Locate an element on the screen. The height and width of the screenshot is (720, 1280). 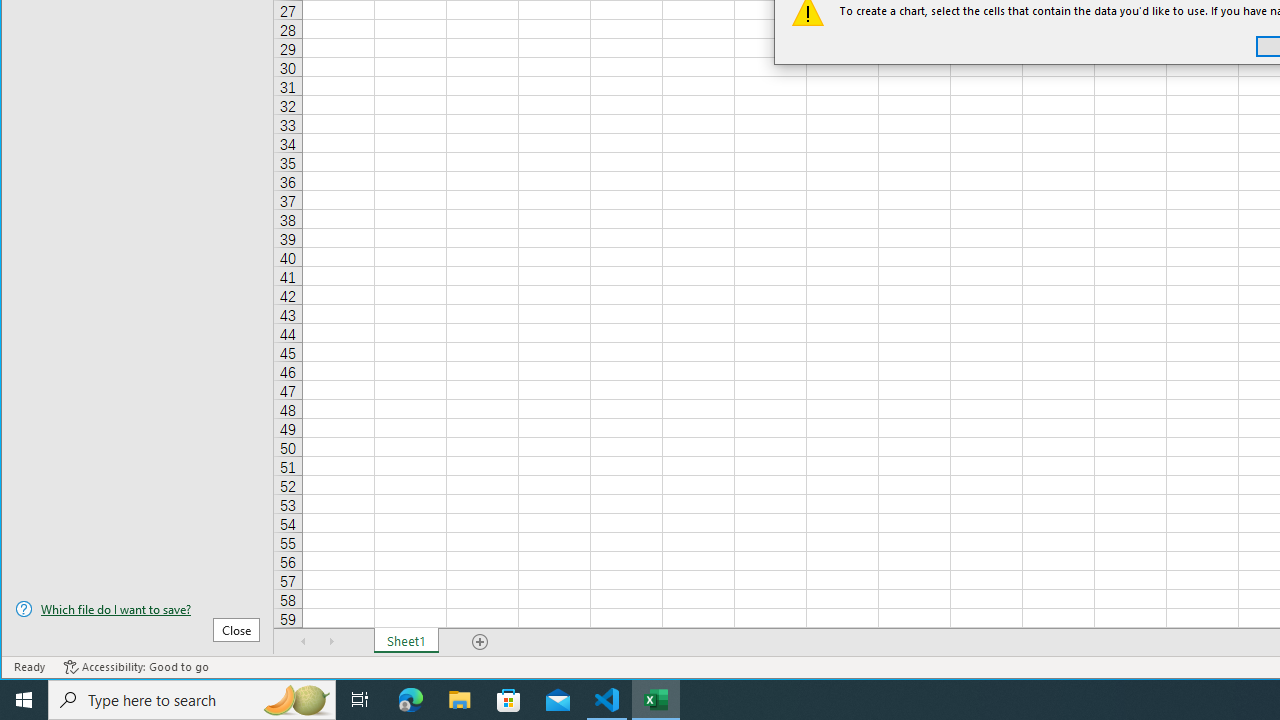
'Search highlights icon opens search home window' is located at coordinates (294, 698).